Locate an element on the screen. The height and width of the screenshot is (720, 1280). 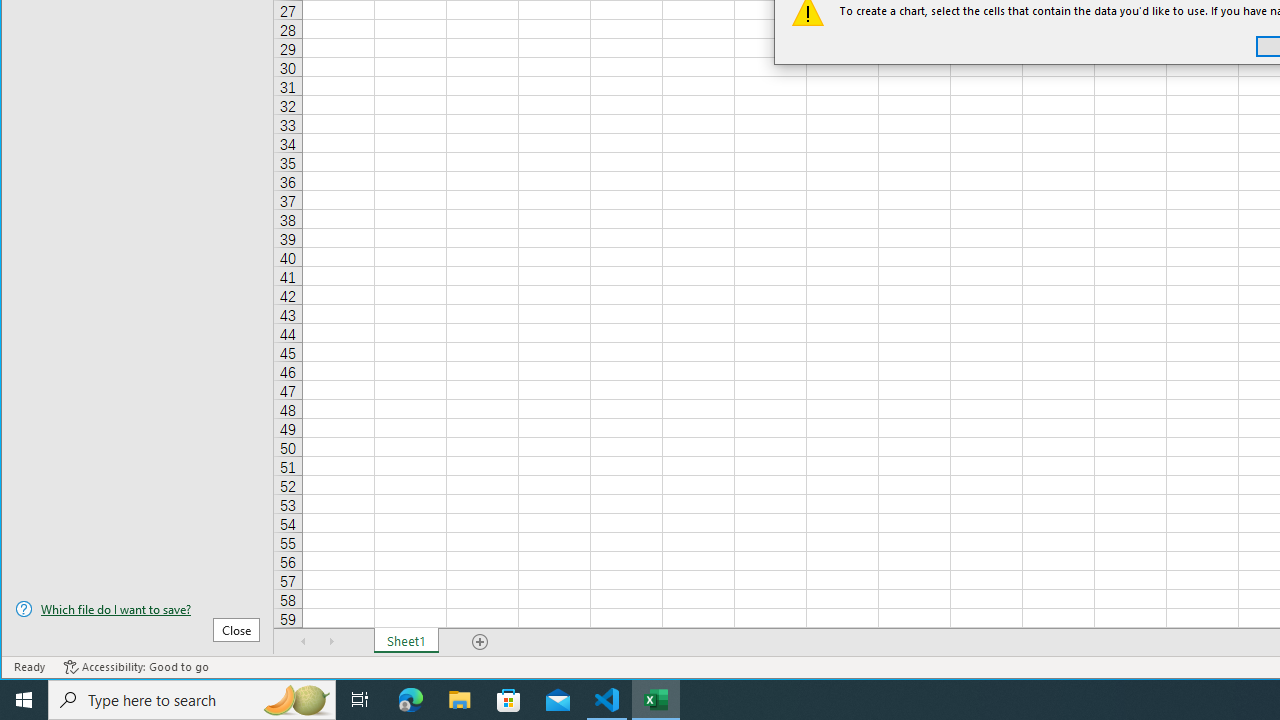
'Search highlights icon opens search home window' is located at coordinates (294, 698).